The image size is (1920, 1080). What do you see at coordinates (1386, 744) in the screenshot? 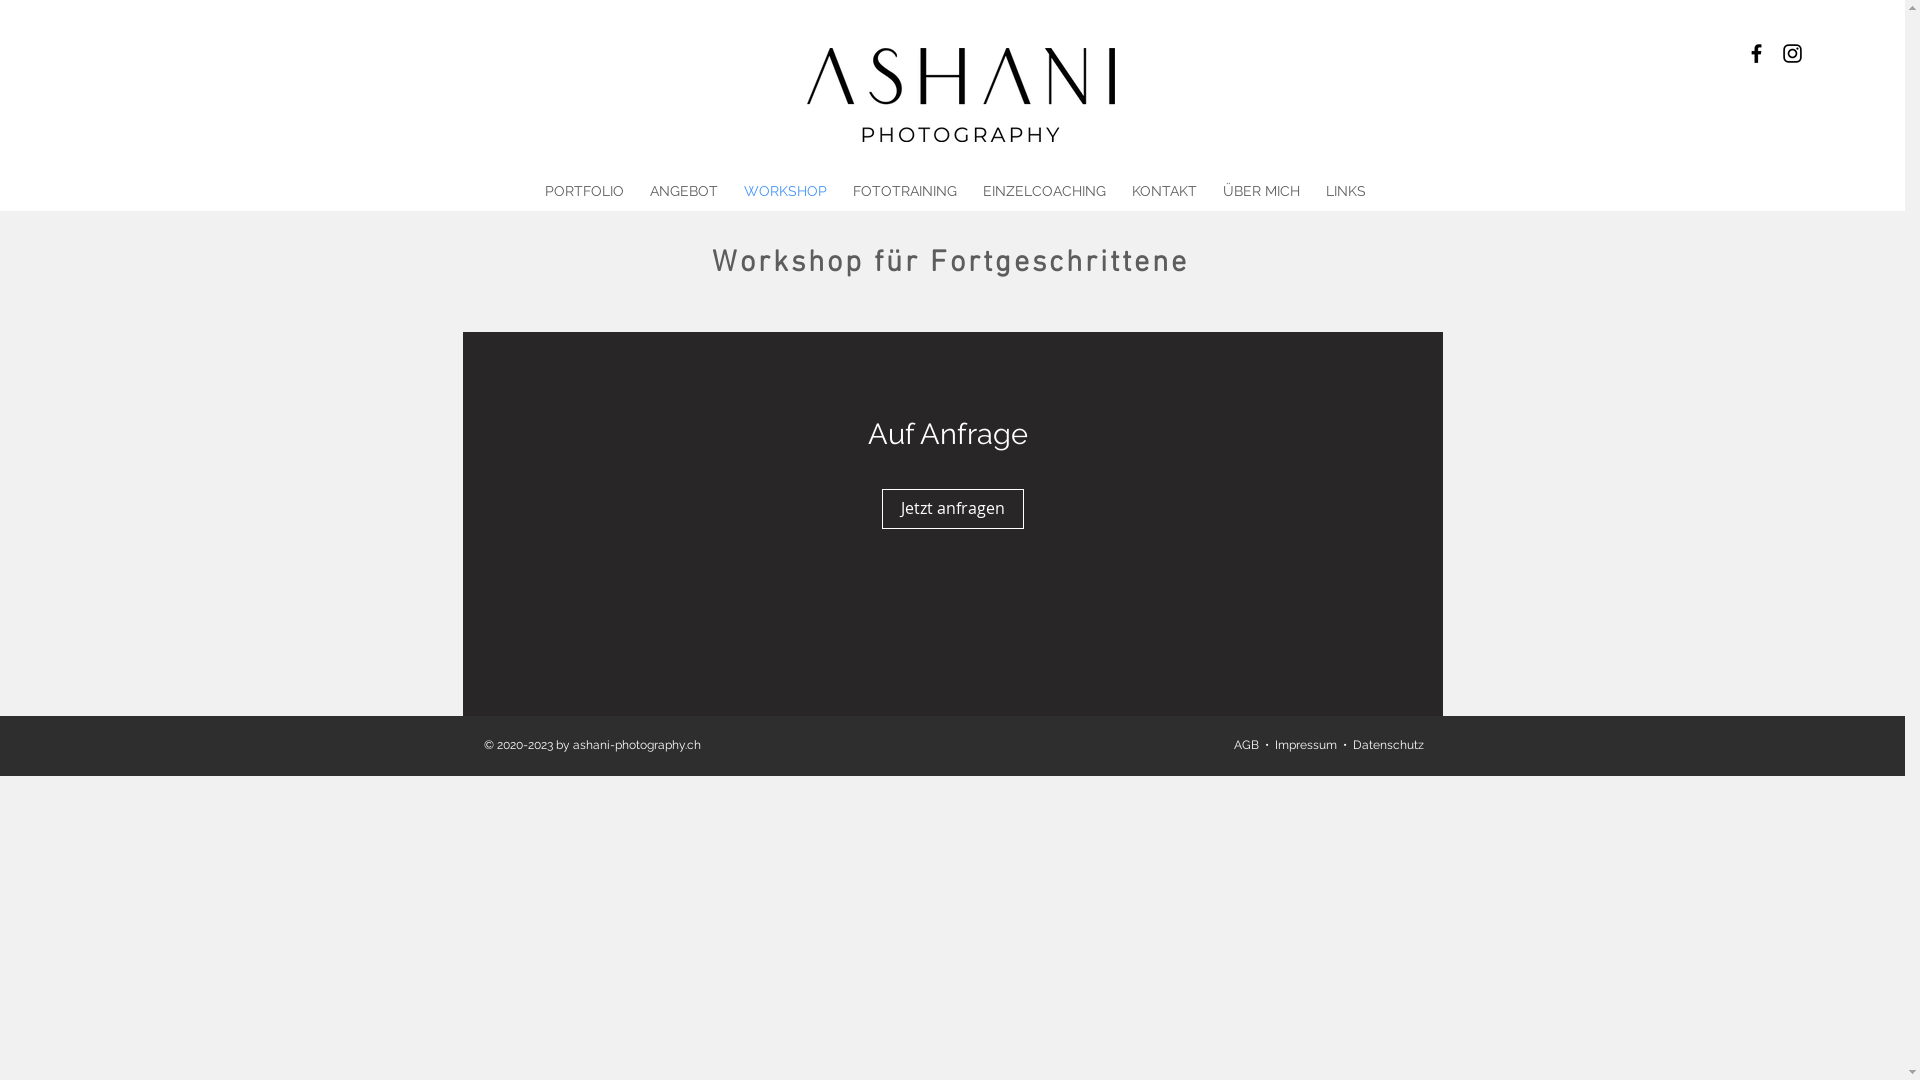
I see `'Datenschutz'` at bounding box center [1386, 744].